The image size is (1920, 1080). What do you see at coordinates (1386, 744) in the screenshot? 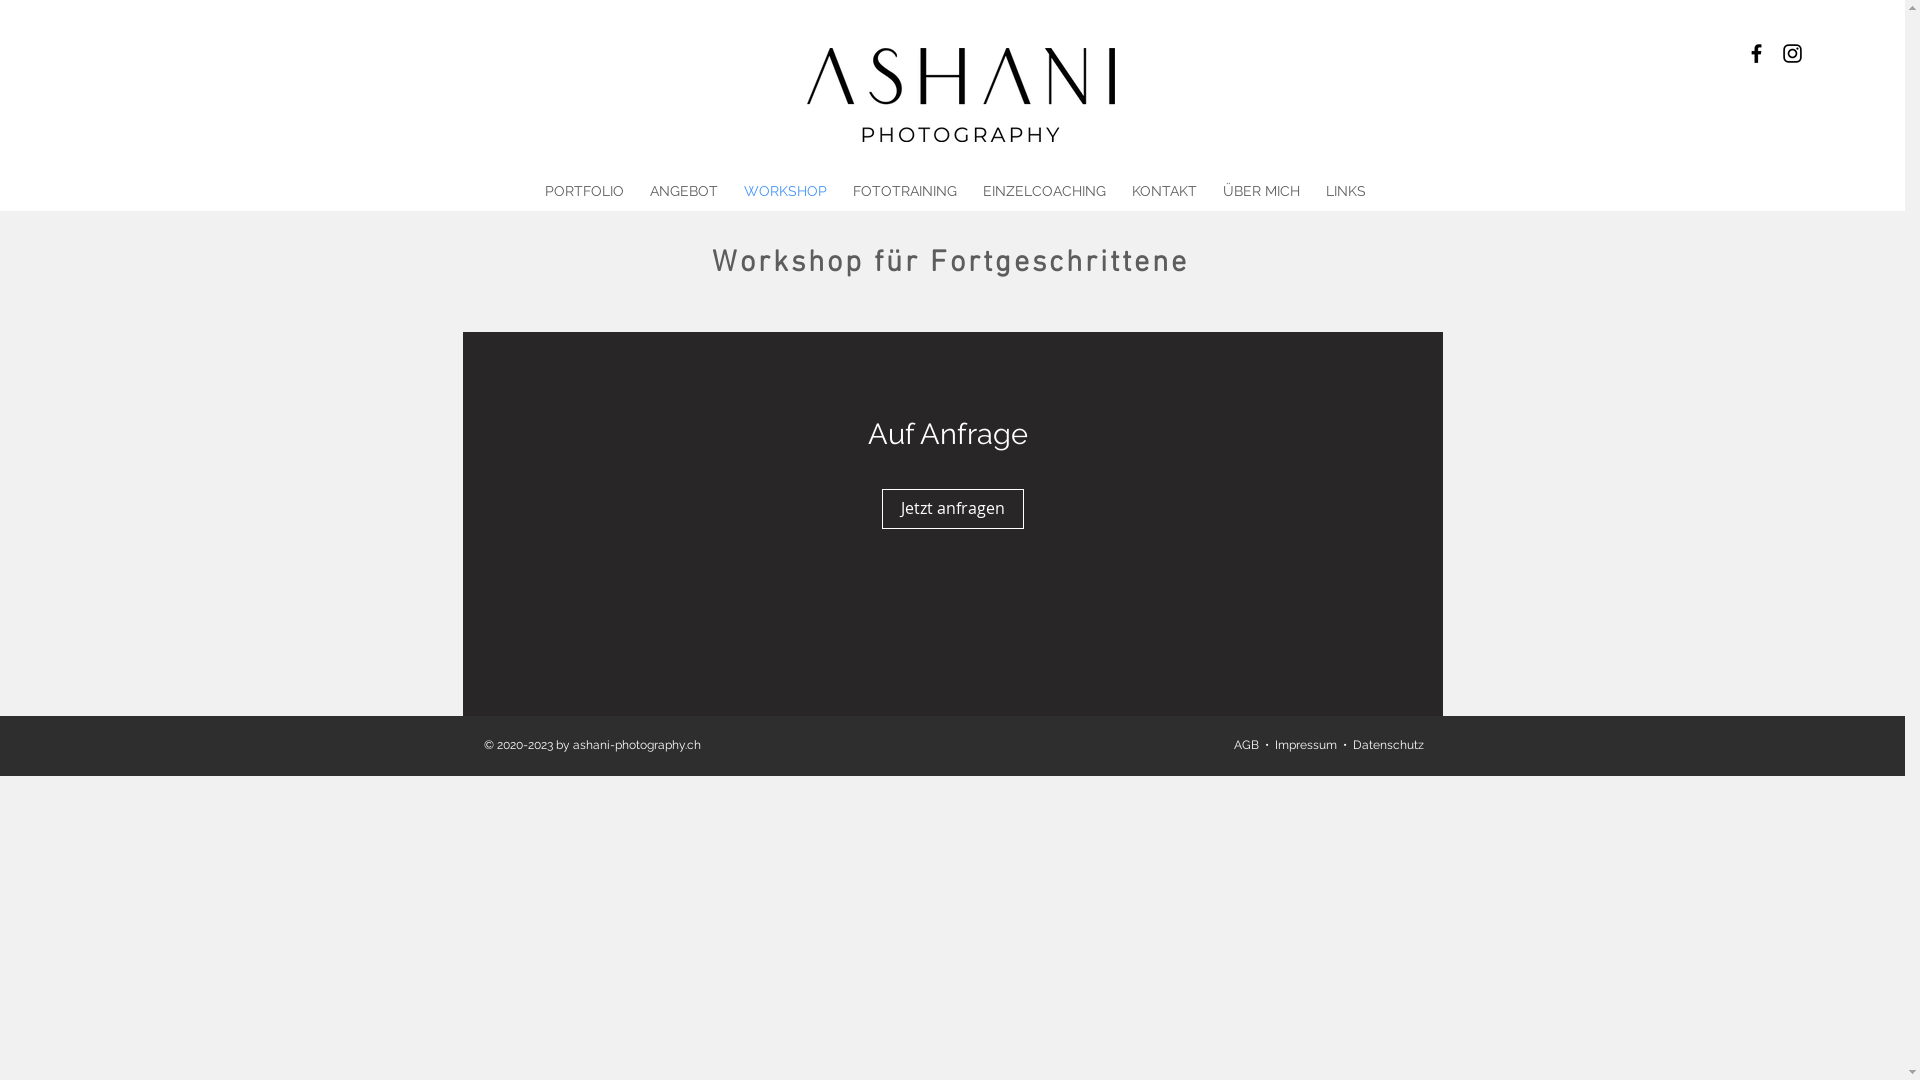
I see `'Datenschutz'` at bounding box center [1386, 744].